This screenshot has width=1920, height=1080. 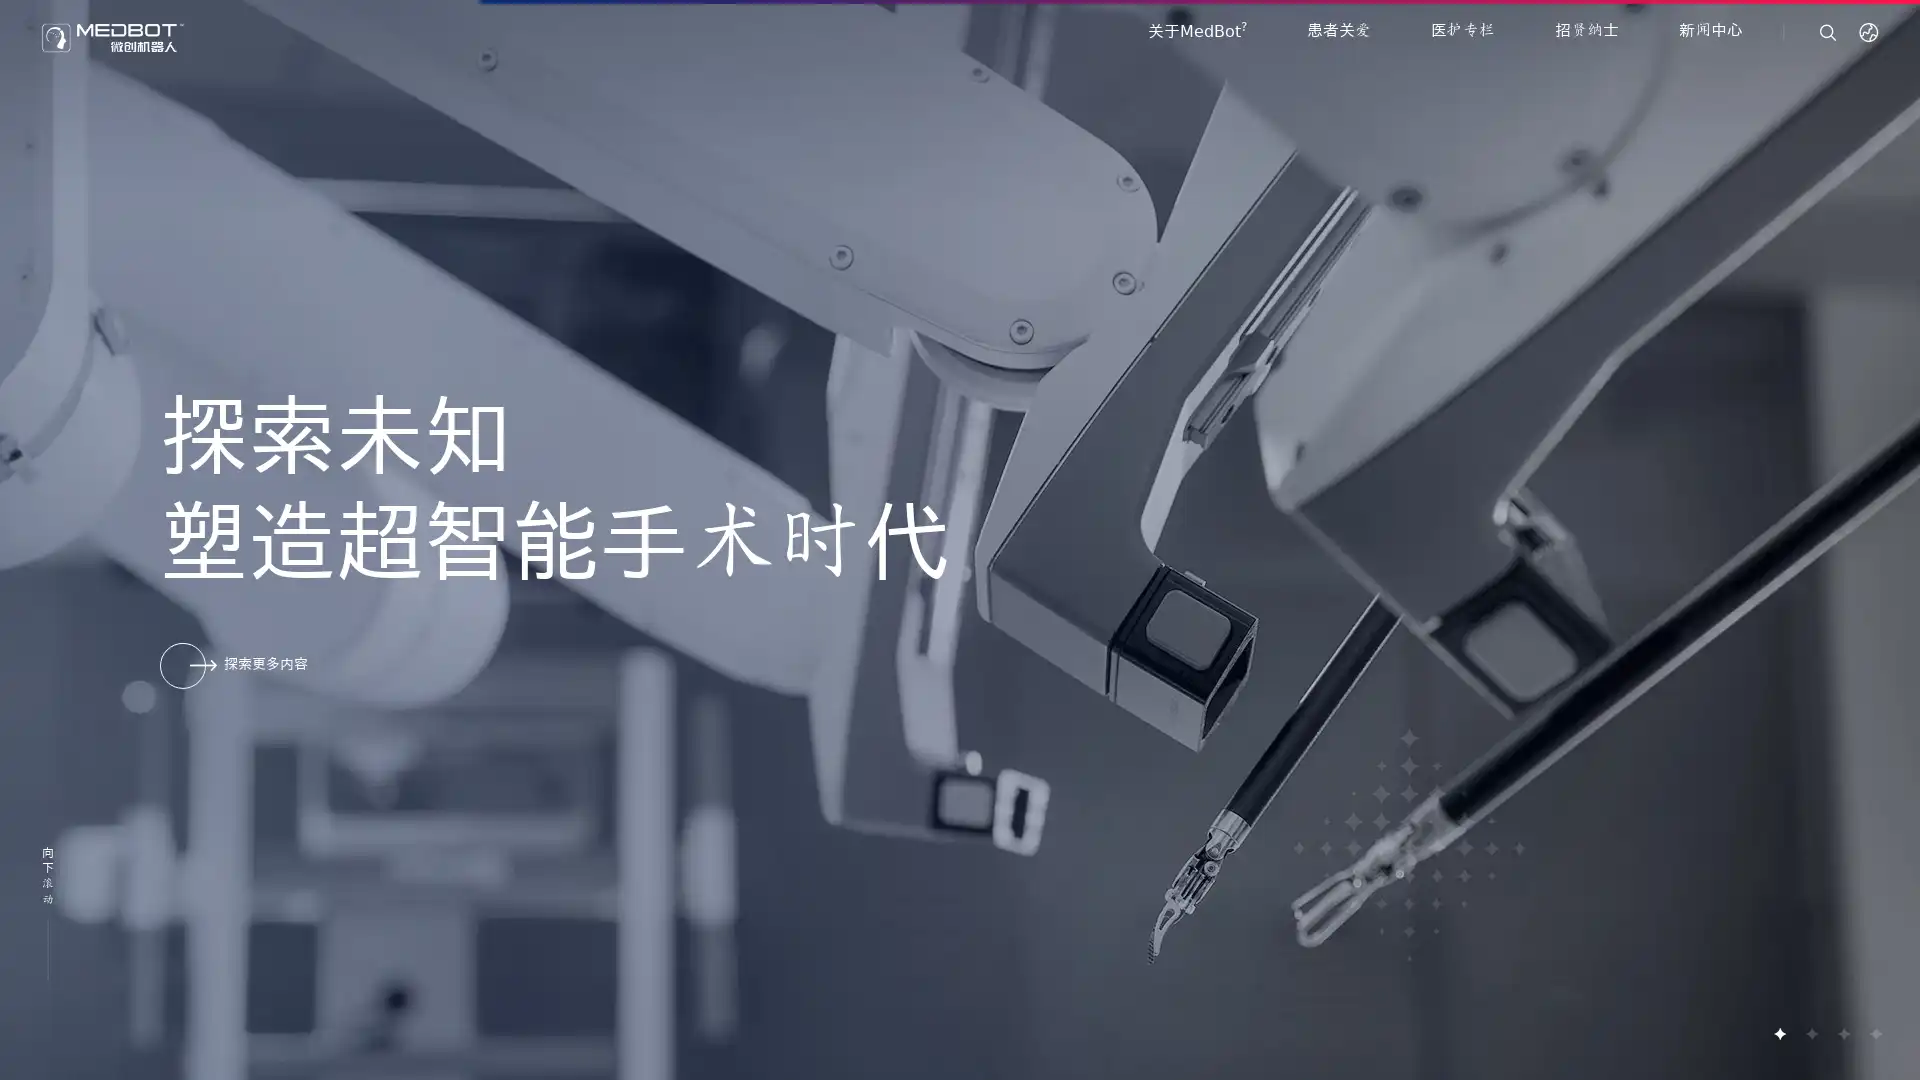 What do you see at coordinates (1779, 1033) in the screenshot?
I see `Go to slide 1` at bounding box center [1779, 1033].